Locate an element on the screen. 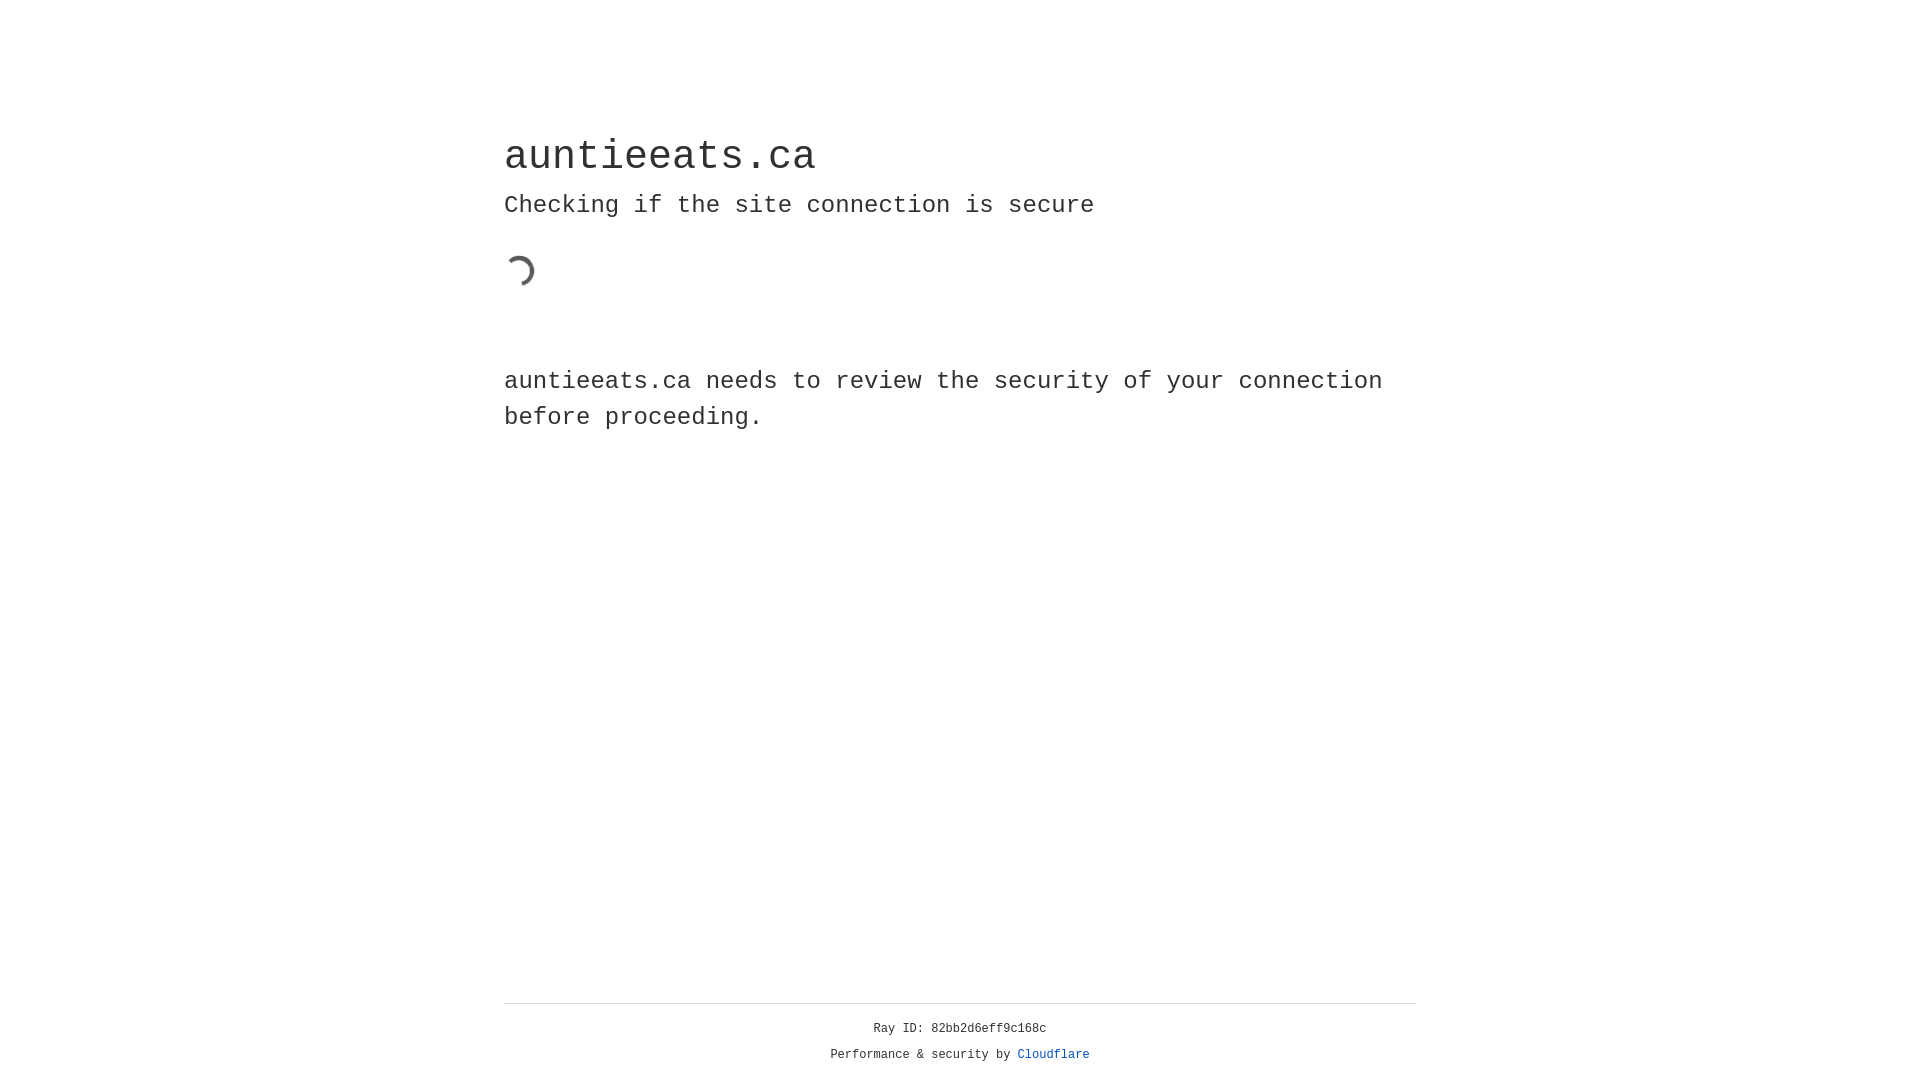 The height and width of the screenshot is (1080, 1920). 'Cloudflare' is located at coordinates (1053, 1054).